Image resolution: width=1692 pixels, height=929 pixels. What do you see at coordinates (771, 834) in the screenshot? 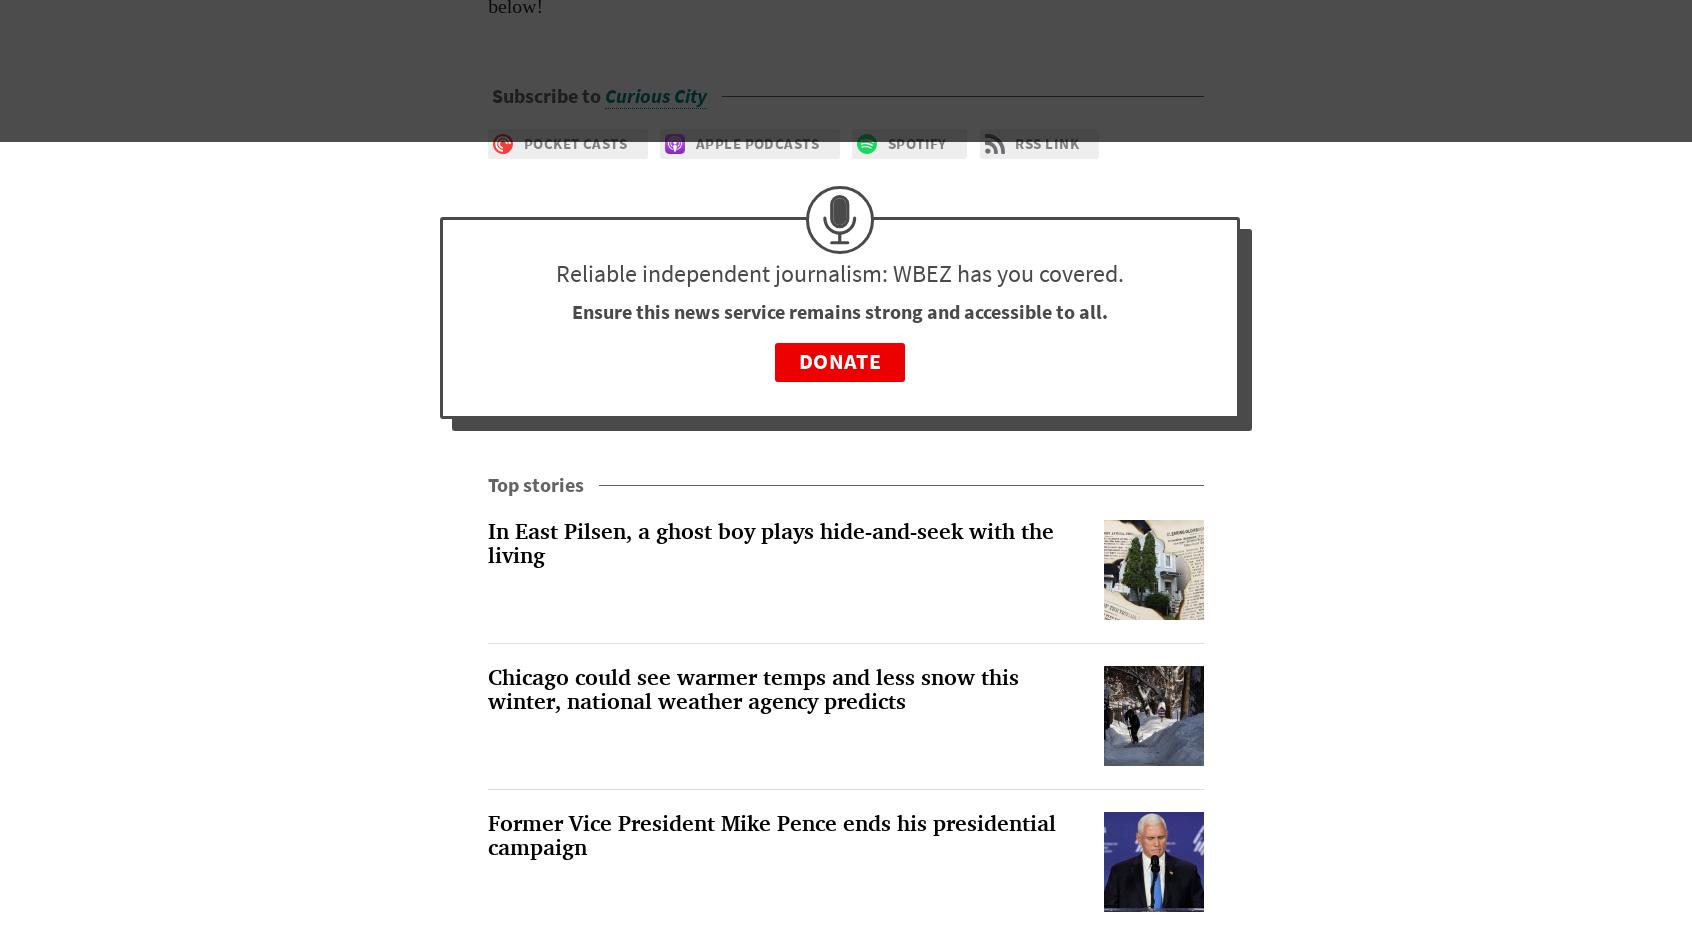
I see `'Former Vice President Mike Pence ends his presidential campaign'` at bounding box center [771, 834].